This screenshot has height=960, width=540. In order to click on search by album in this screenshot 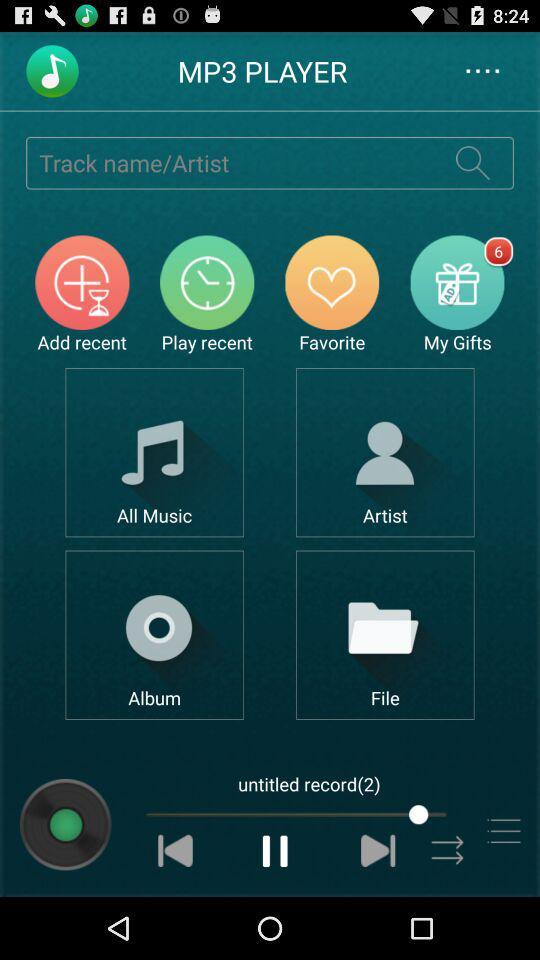, I will do `click(153, 634)`.